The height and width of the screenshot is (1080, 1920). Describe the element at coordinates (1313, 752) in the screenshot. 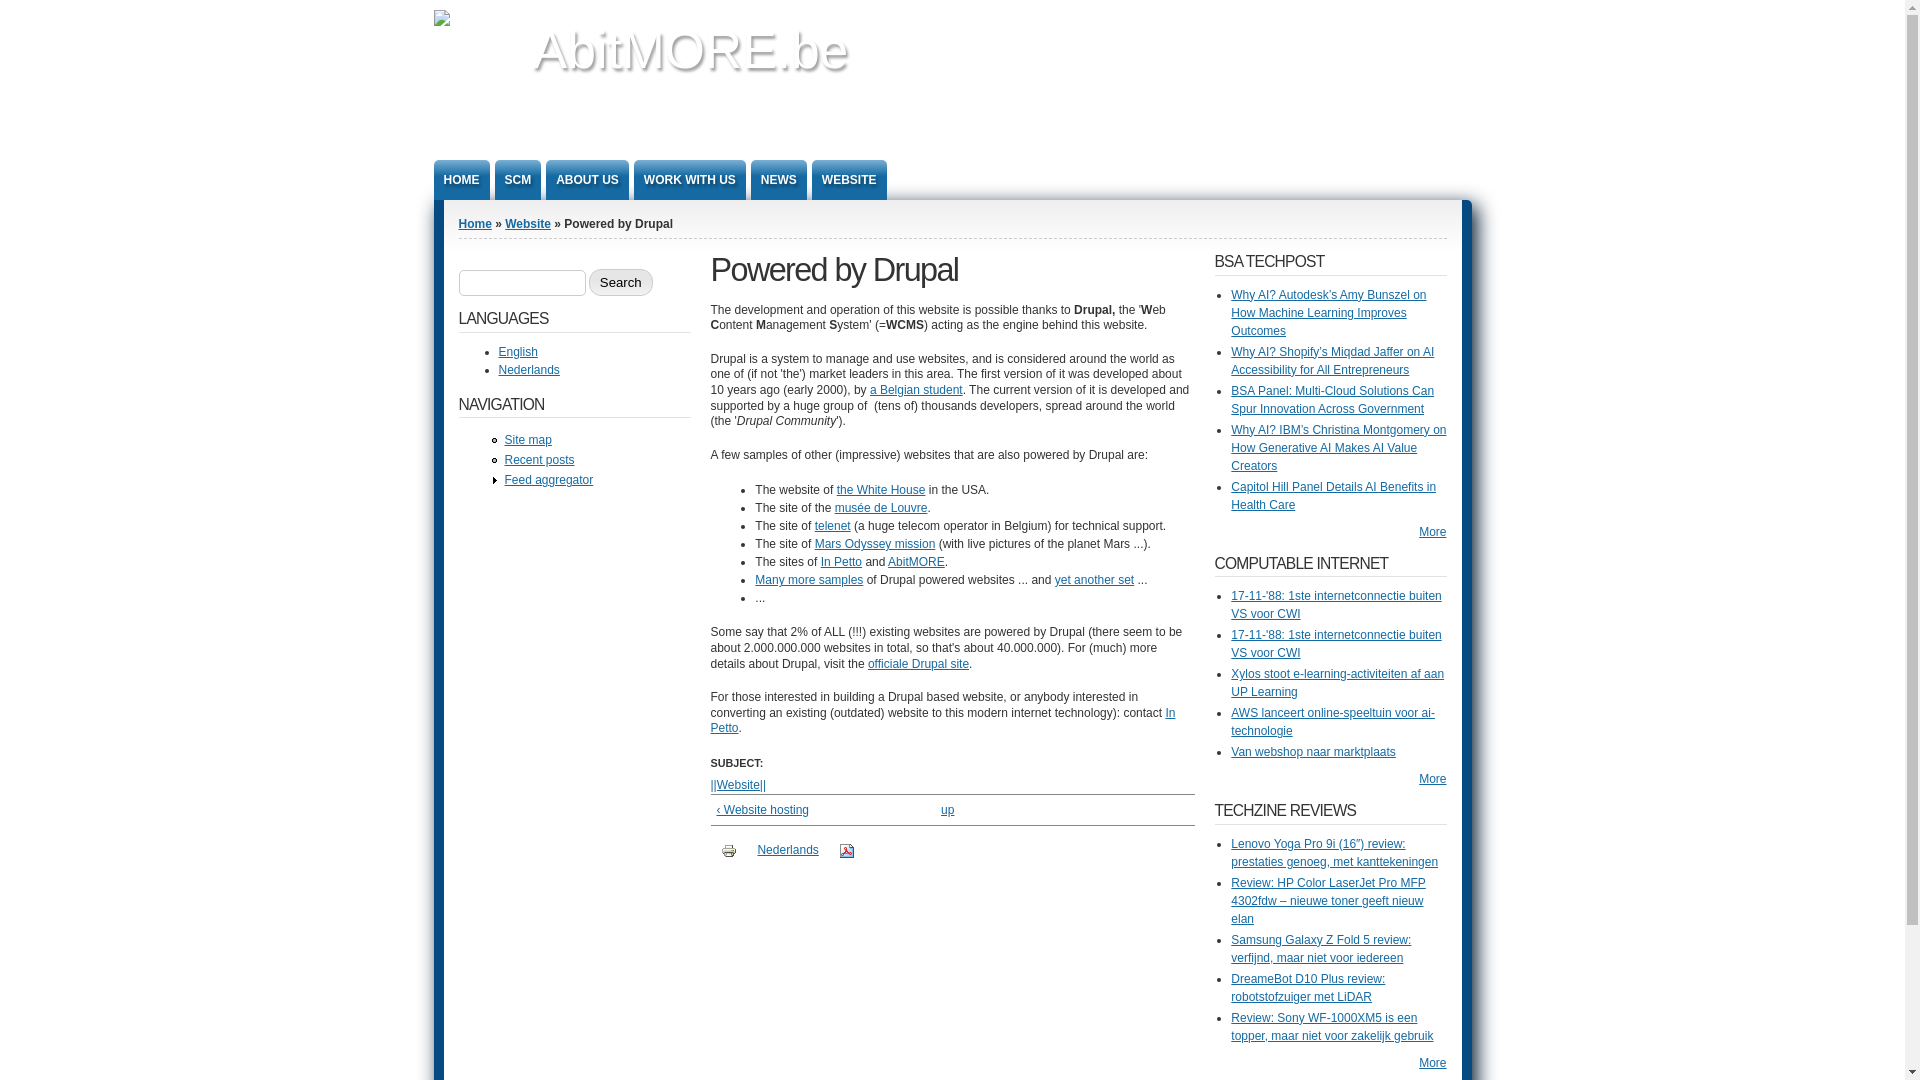

I see `'Van webshop naar marktplaats'` at that location.